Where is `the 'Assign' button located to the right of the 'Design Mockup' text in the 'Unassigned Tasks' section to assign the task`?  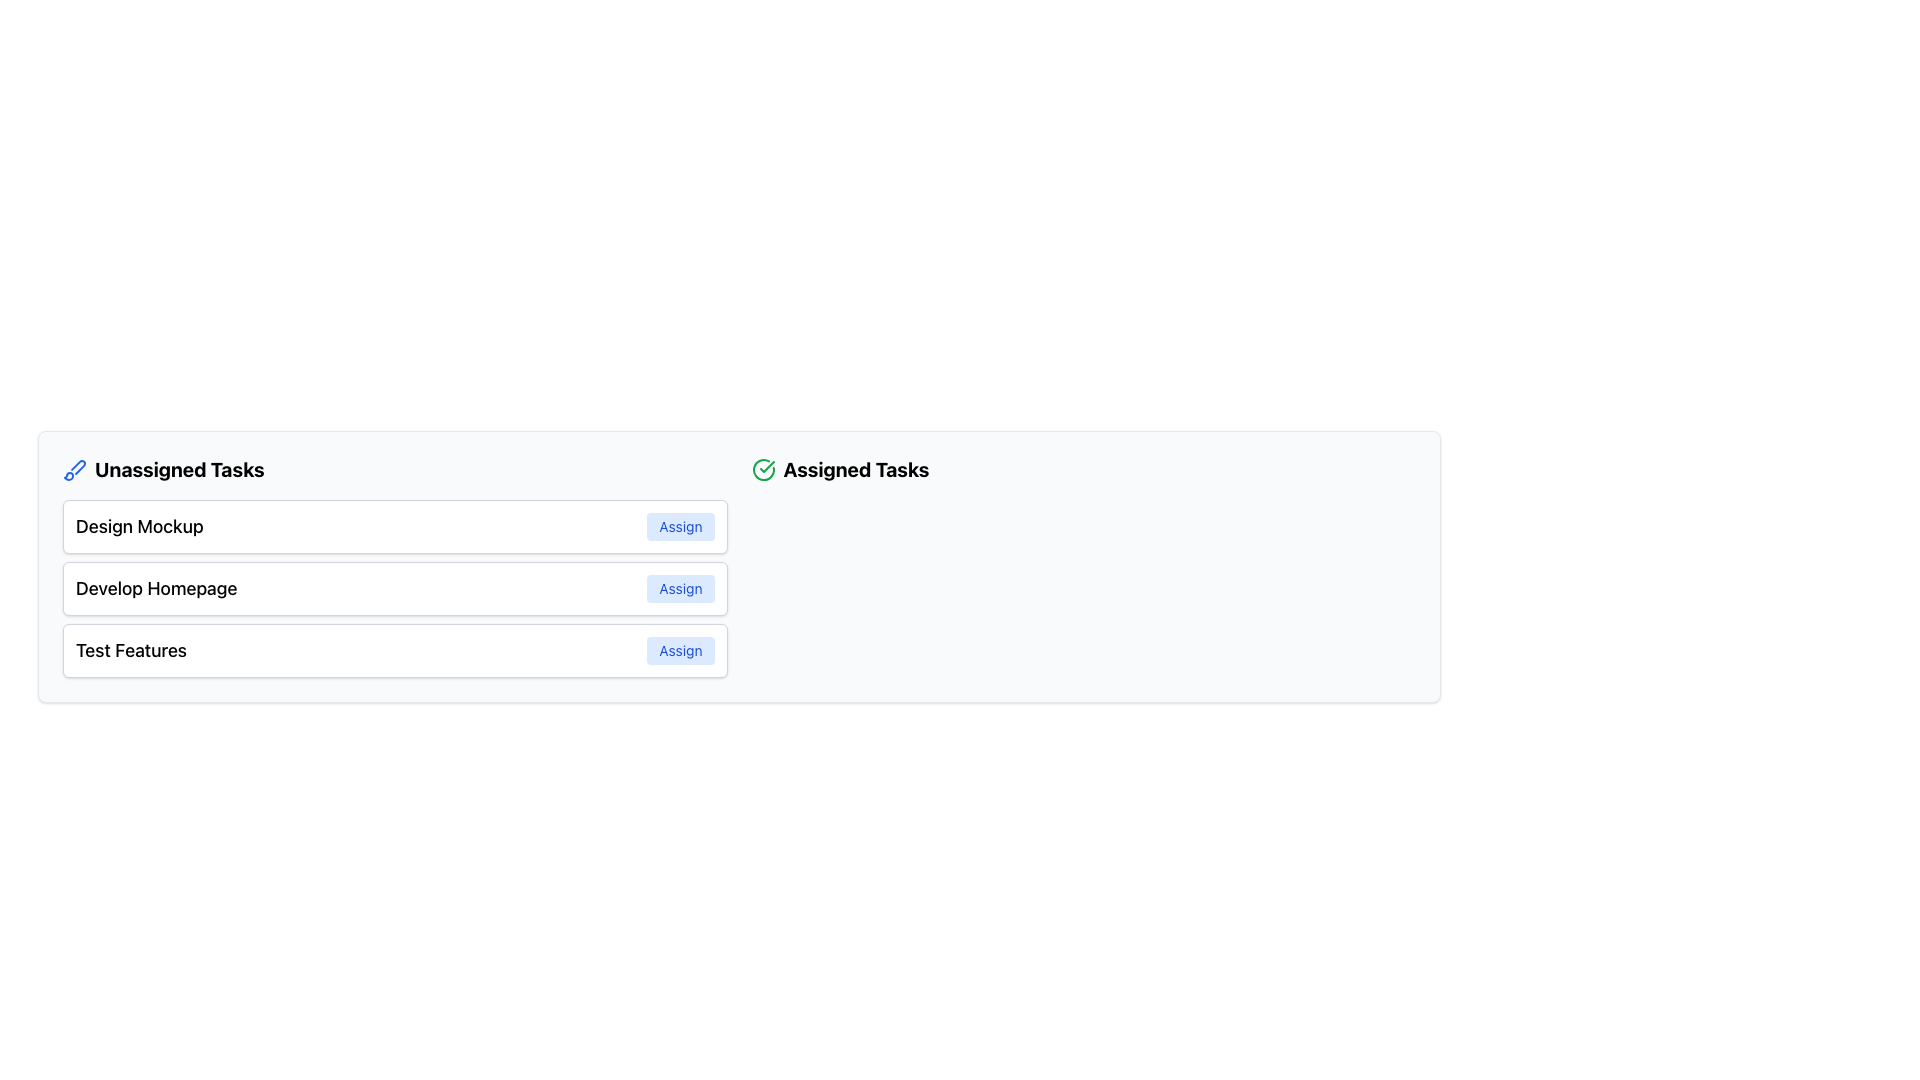
the 'Assign' button located to the right of the 'Design Mockup' text in the 'Unassigned Tasks' section to assign the task is located at coordinates (681, 526).